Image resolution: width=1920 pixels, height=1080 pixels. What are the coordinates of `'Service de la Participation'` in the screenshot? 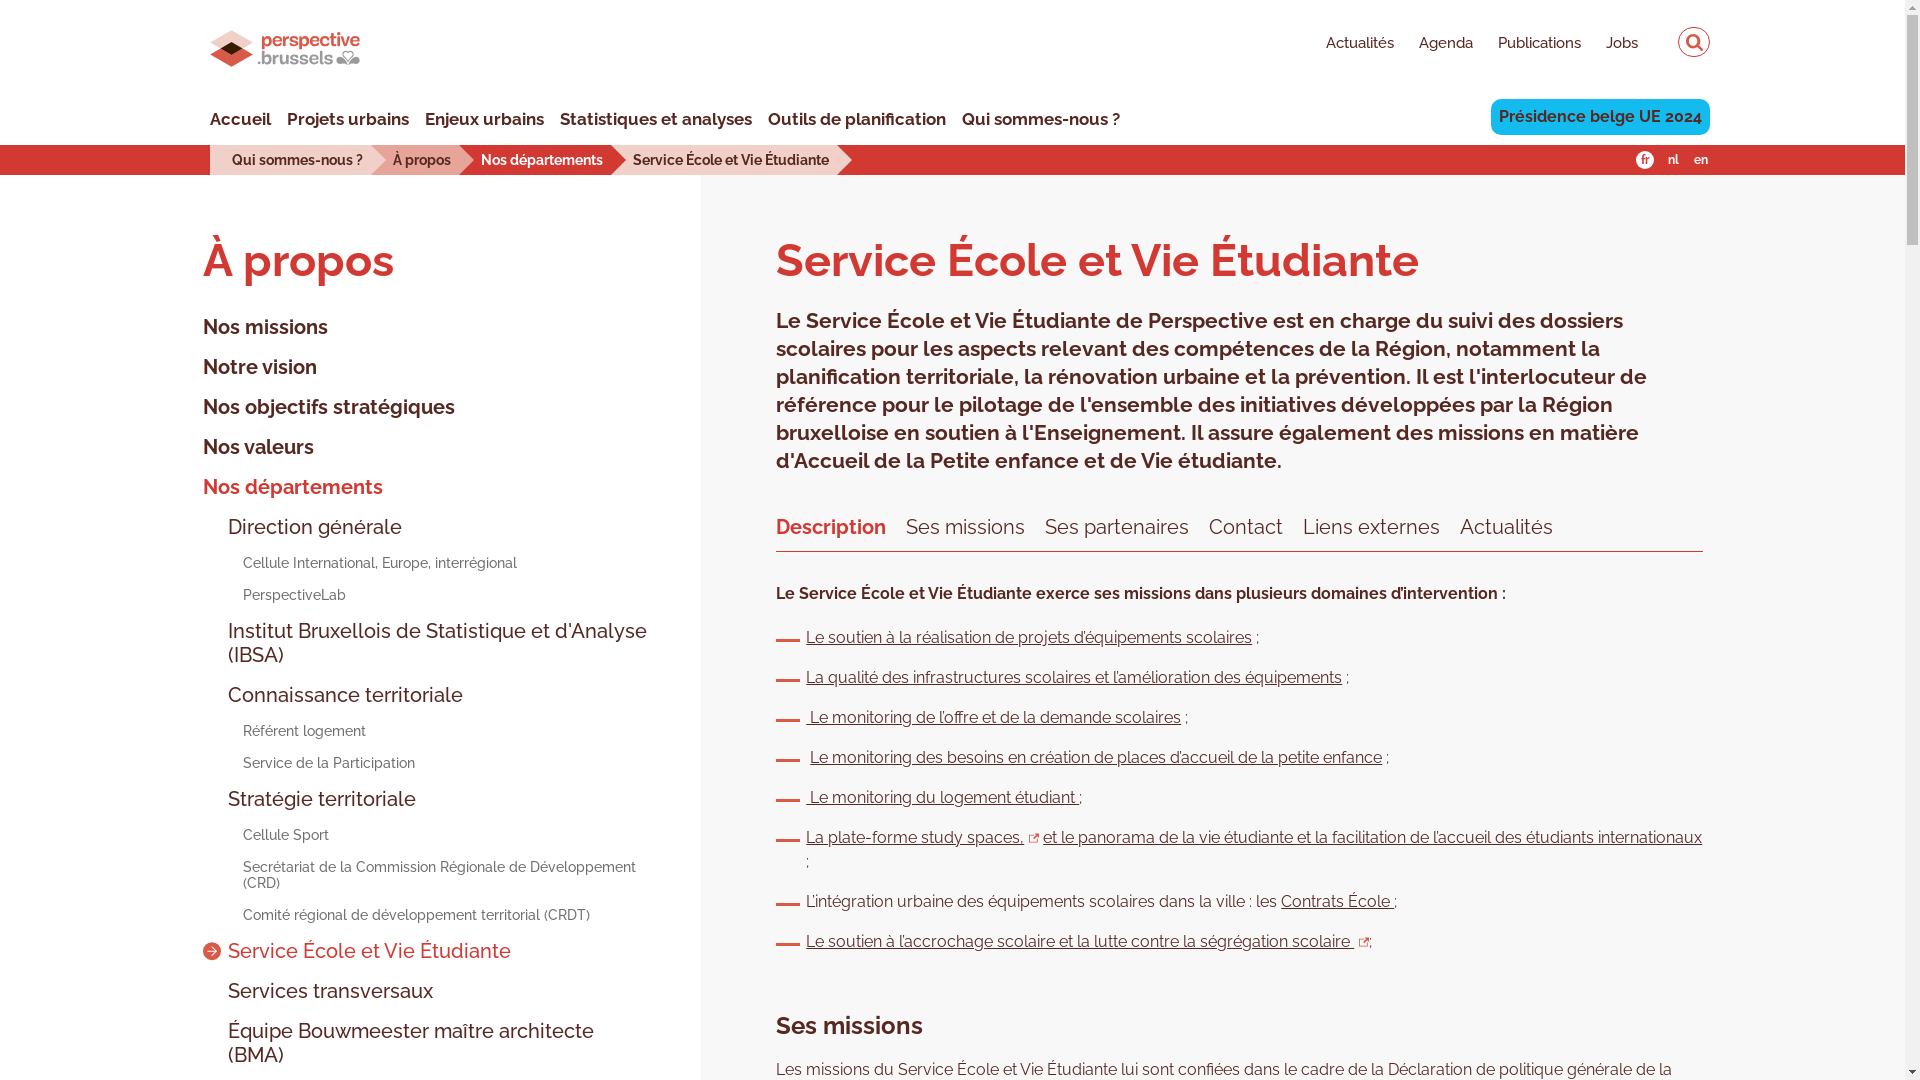 It's located at (306, 763).